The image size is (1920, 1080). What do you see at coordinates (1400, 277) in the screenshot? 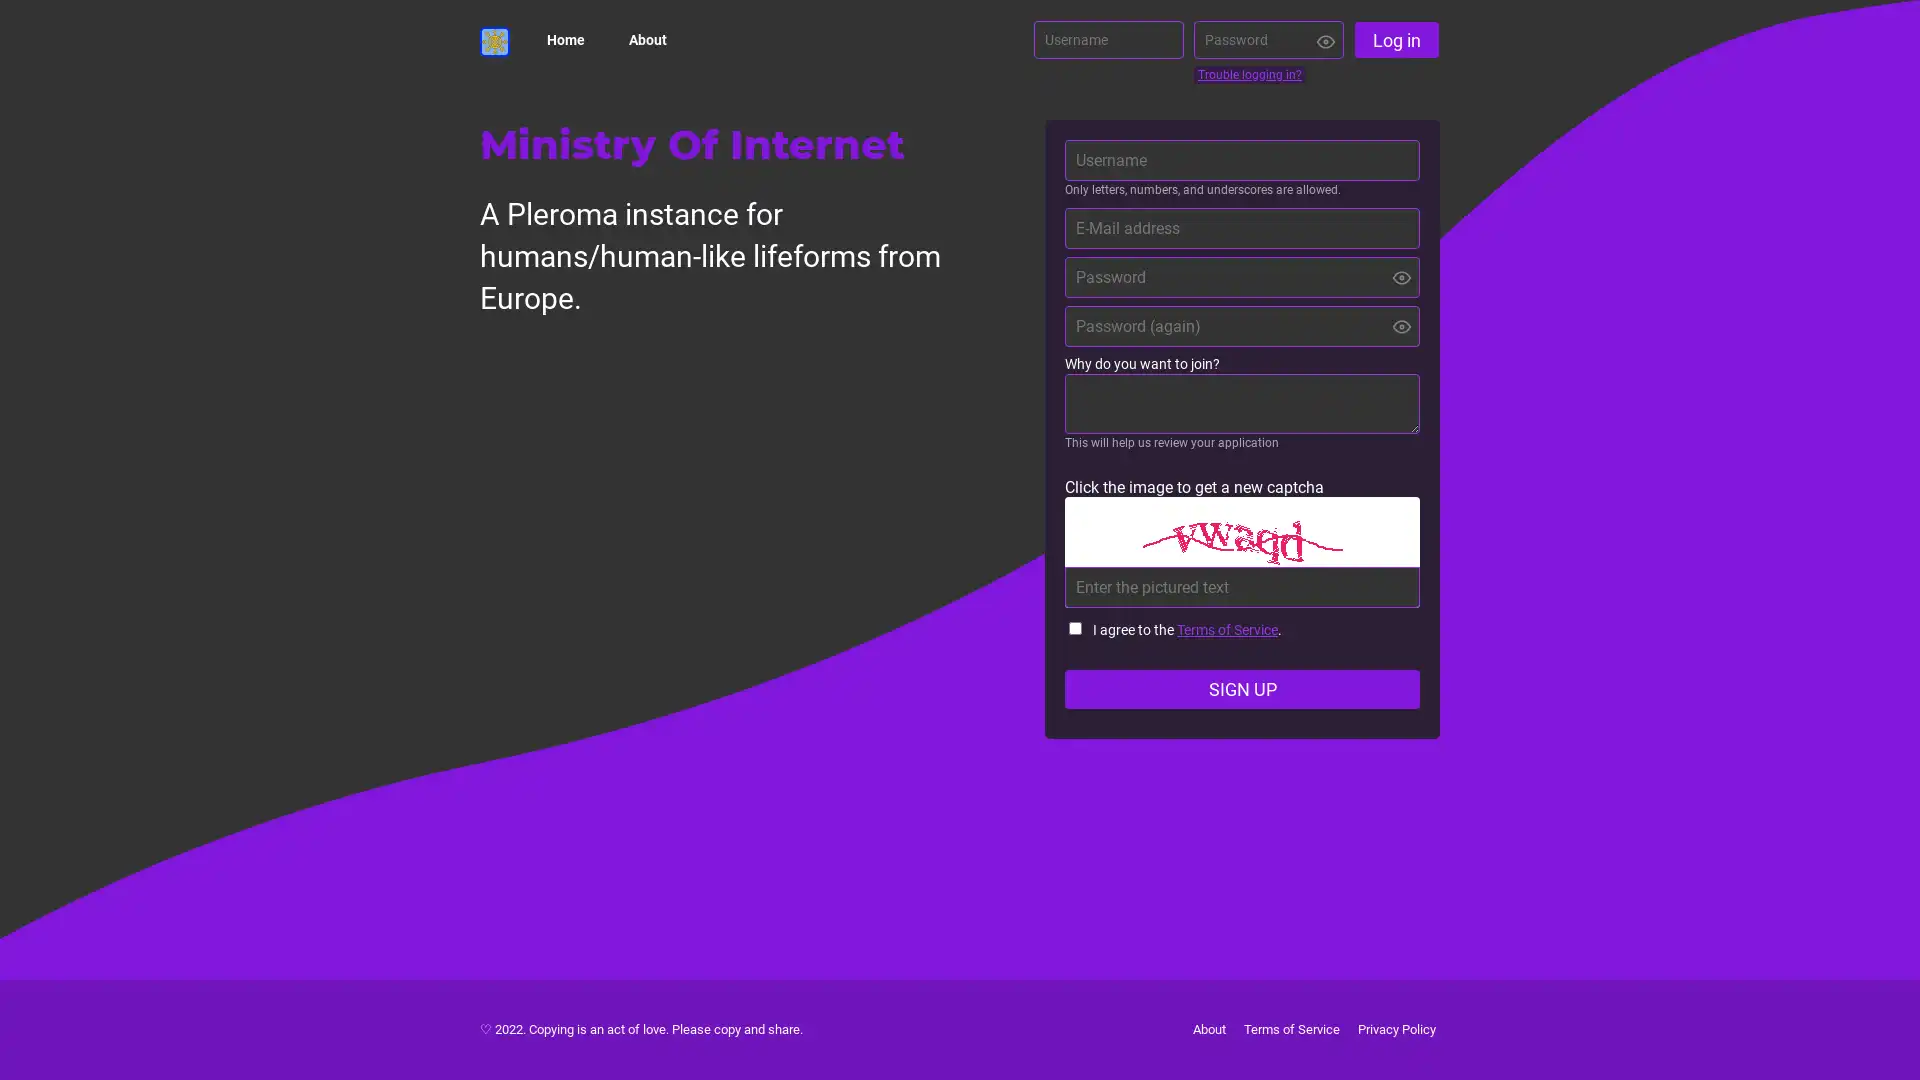
I see `Show password` at bounding box center [1400, 277].